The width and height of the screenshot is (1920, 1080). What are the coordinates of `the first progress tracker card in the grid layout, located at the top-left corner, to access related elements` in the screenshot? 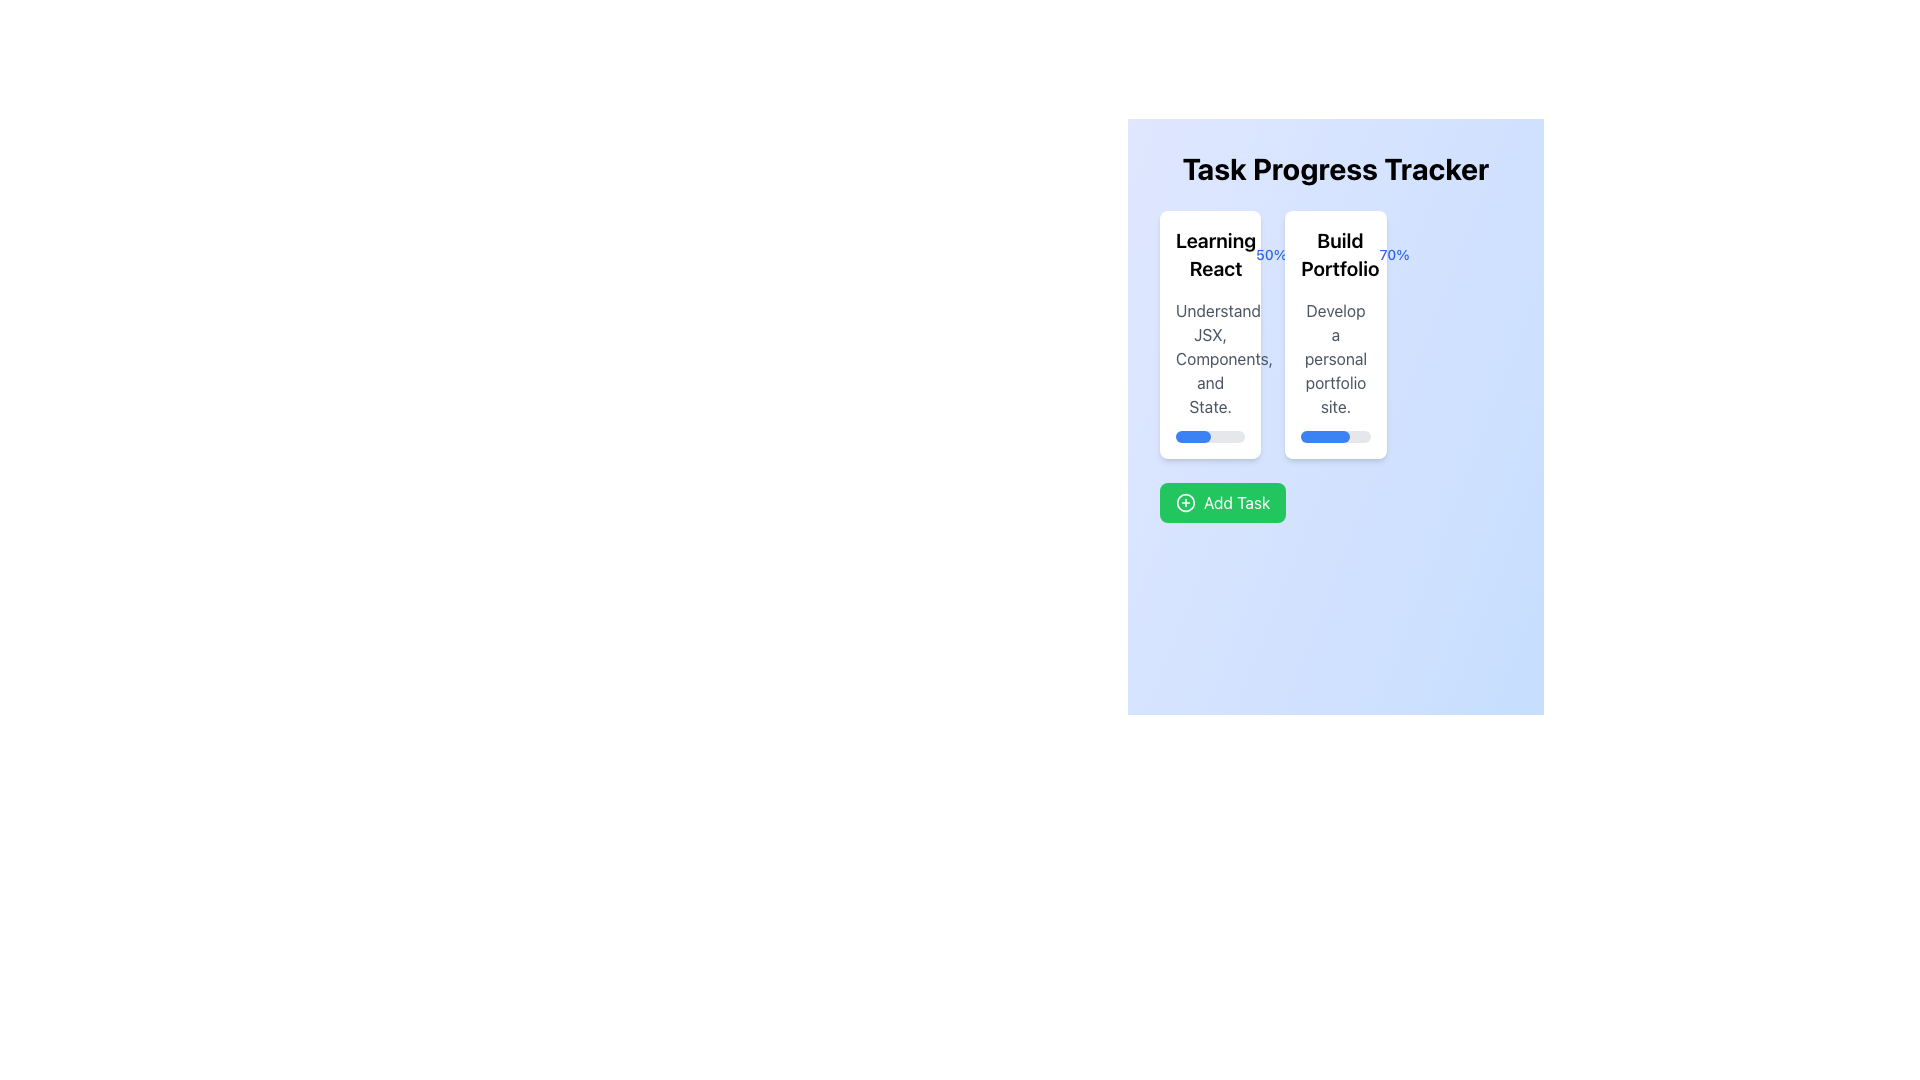 It's located at (1209, 334).